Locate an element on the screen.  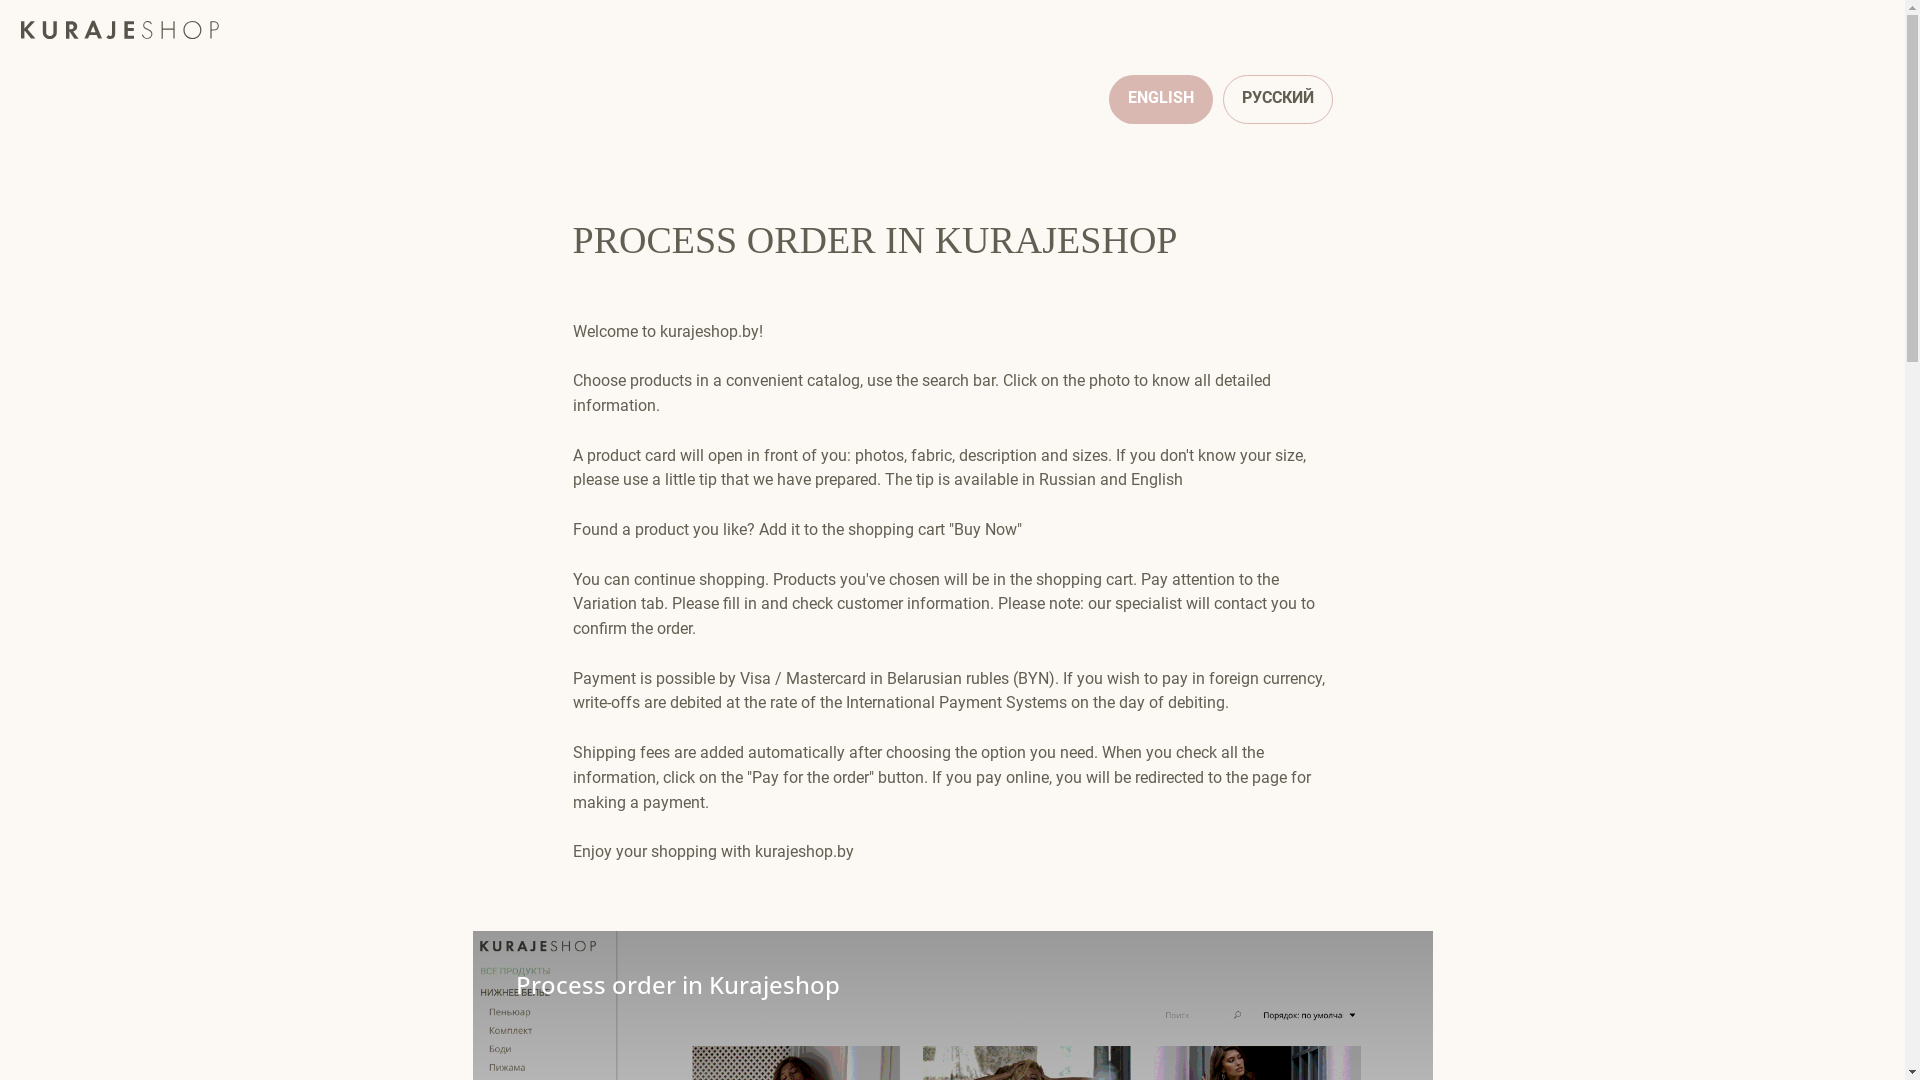
'ENGLISH' is located at coordinates (1160, 99).